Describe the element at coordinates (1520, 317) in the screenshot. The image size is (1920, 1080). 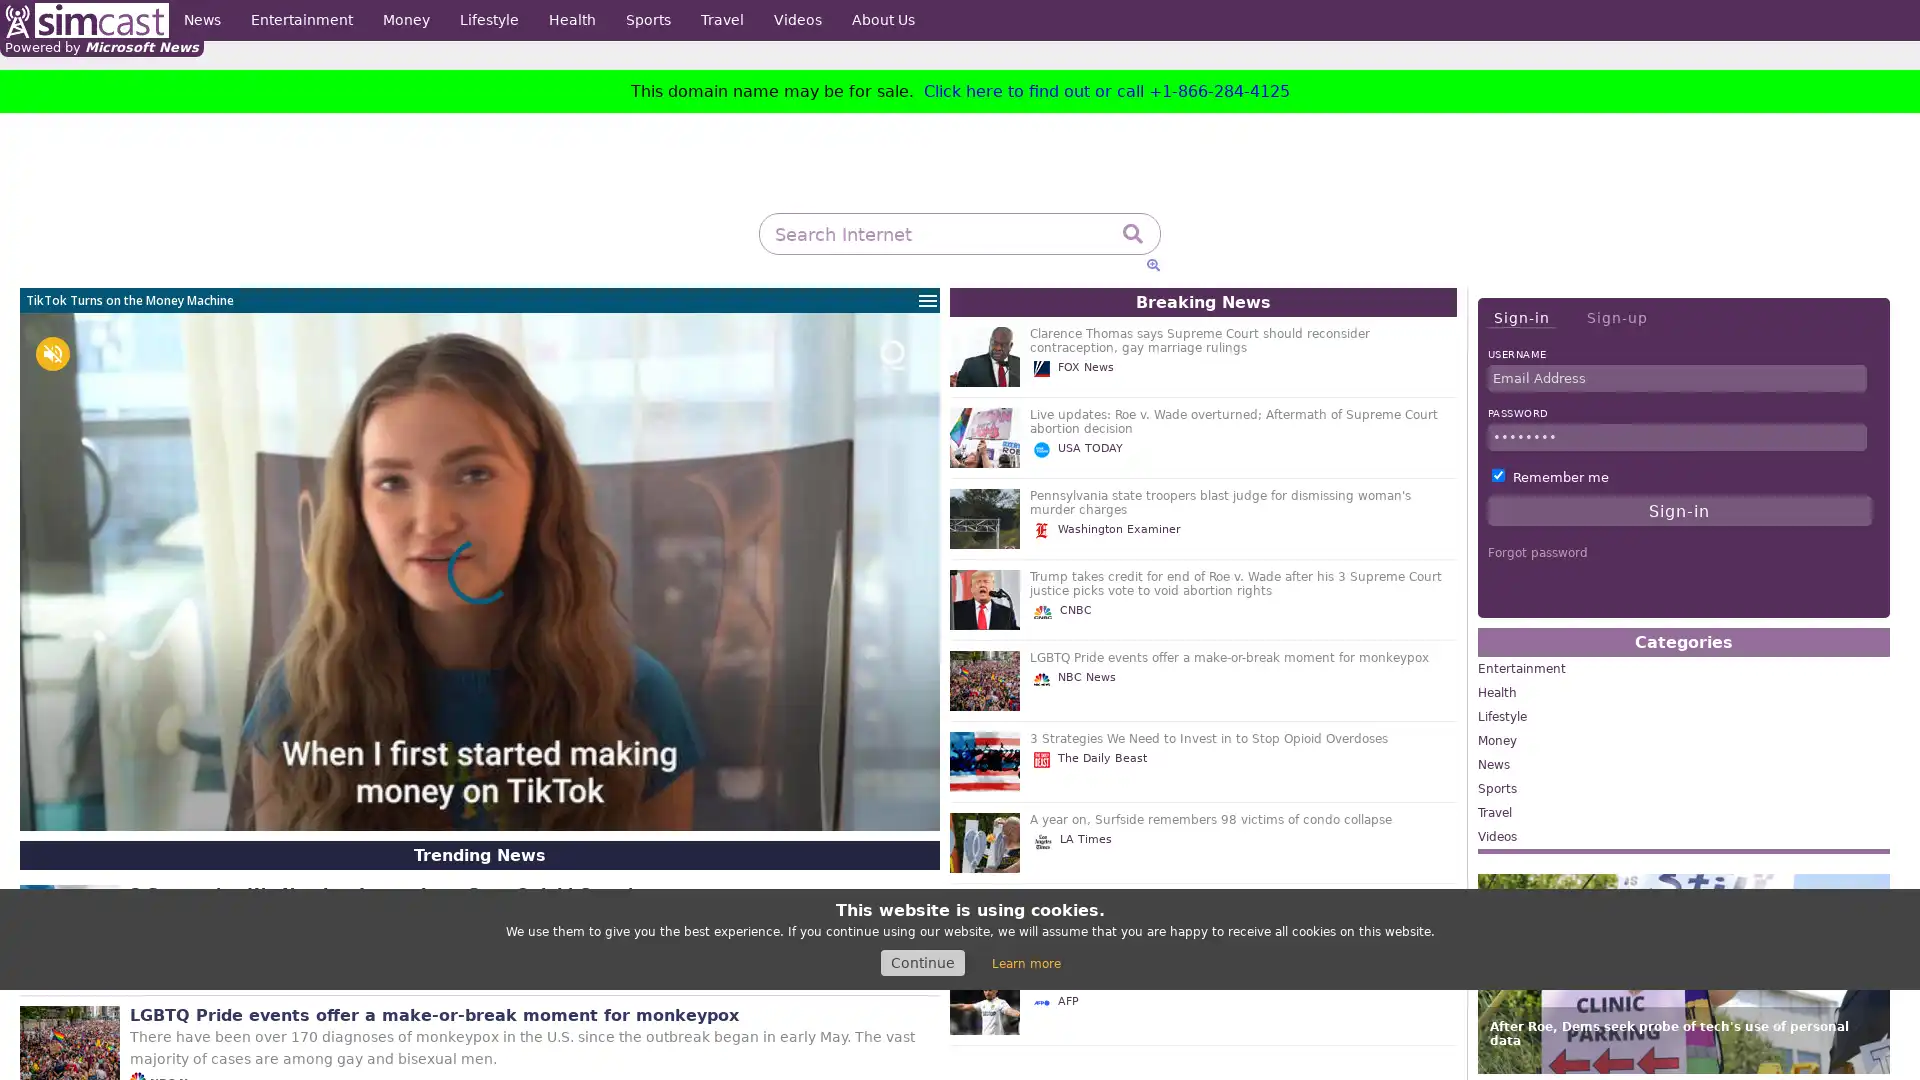
I see `Sign-in` at that location.